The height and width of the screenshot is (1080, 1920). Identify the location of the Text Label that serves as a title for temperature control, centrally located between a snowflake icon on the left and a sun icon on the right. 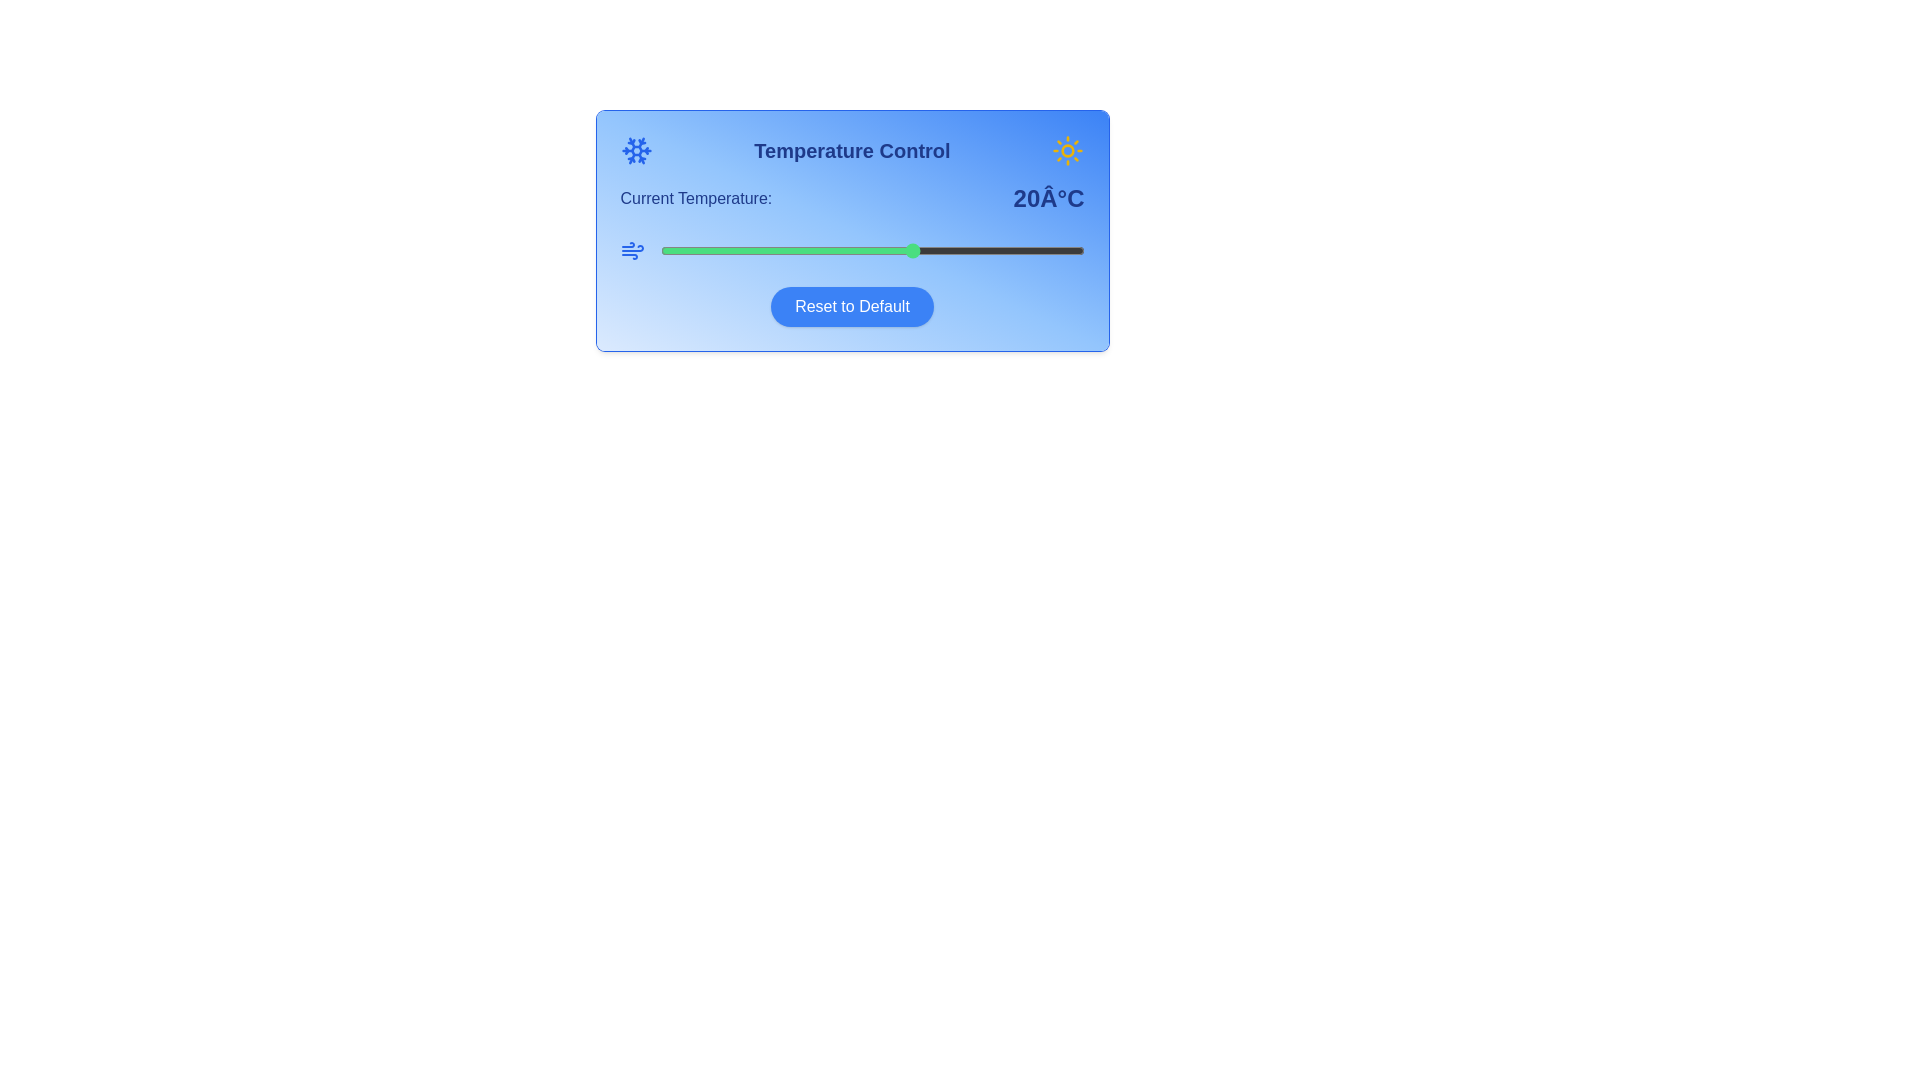
(852, 149).